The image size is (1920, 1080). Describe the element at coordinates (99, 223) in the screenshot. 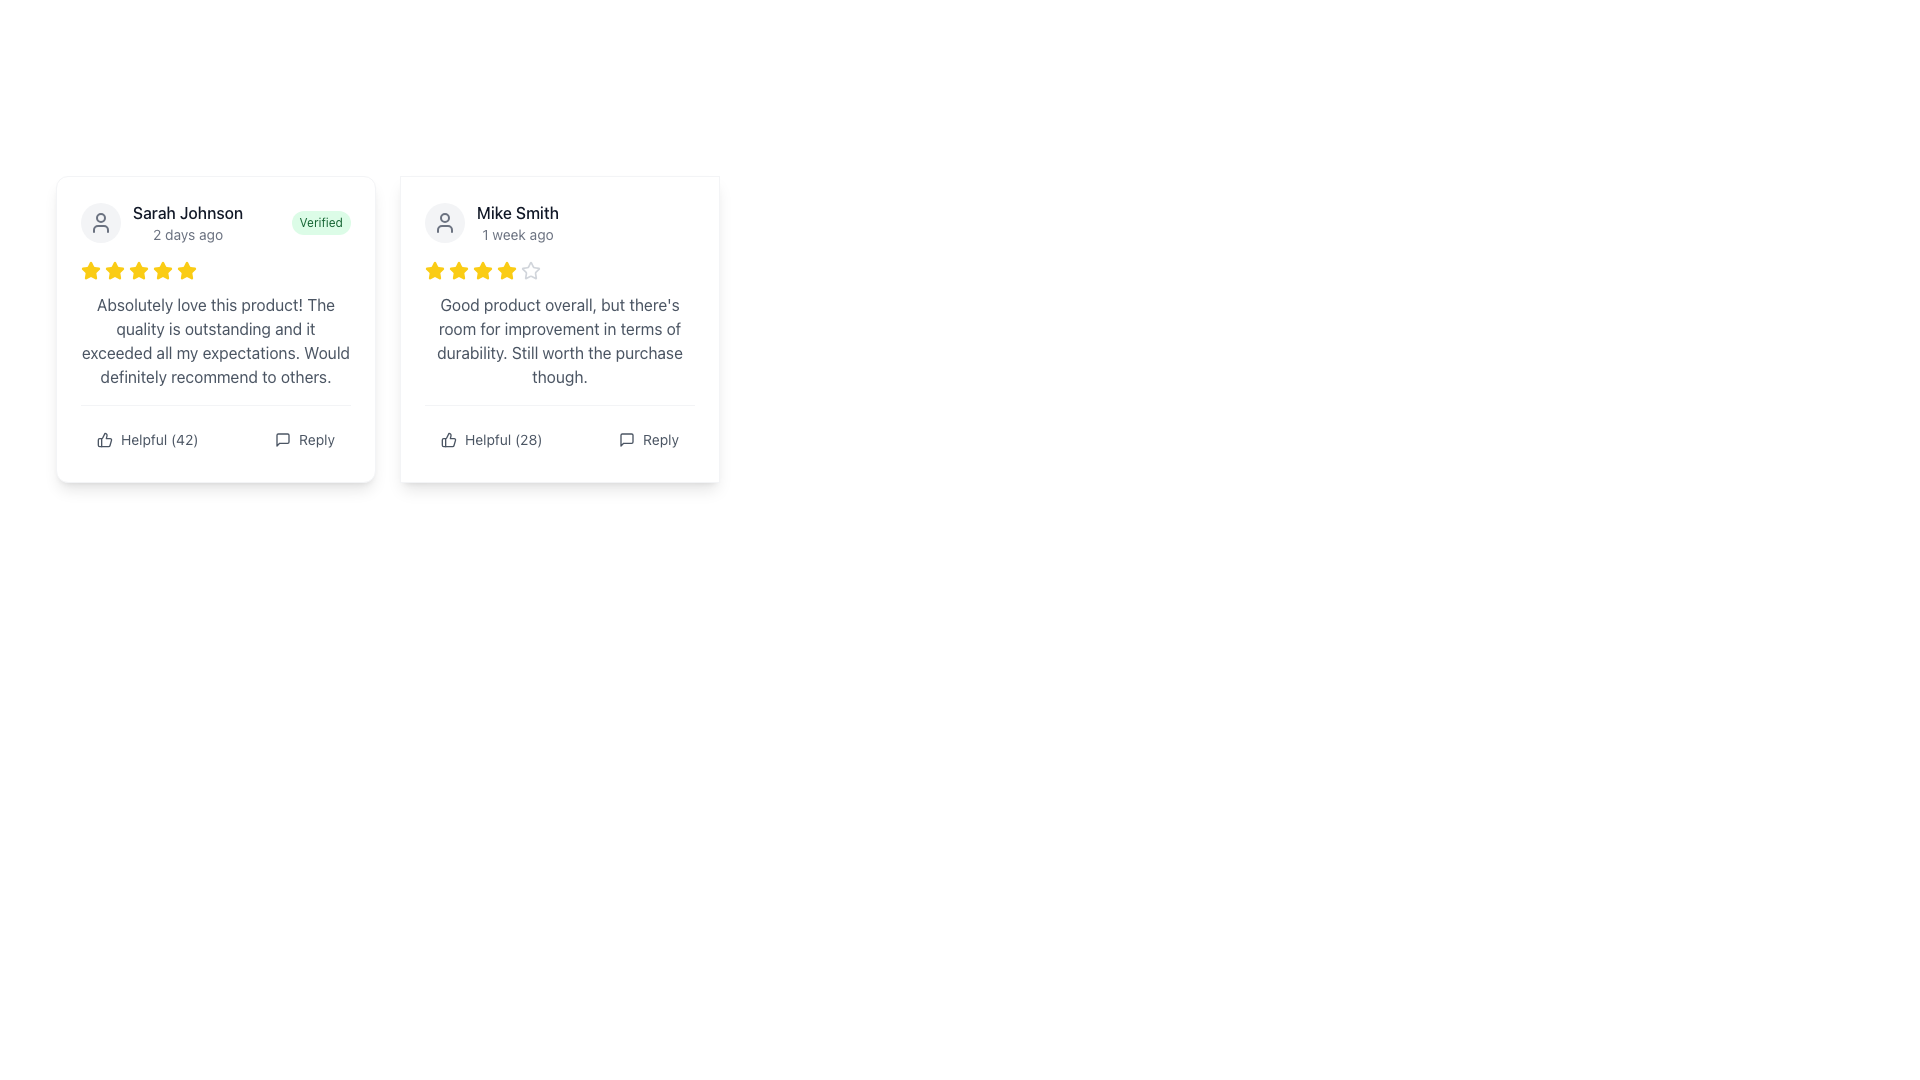

I see `the user profile picture icon located in the top-left corner of the left review card by moving the cursor to its center point` at that location.